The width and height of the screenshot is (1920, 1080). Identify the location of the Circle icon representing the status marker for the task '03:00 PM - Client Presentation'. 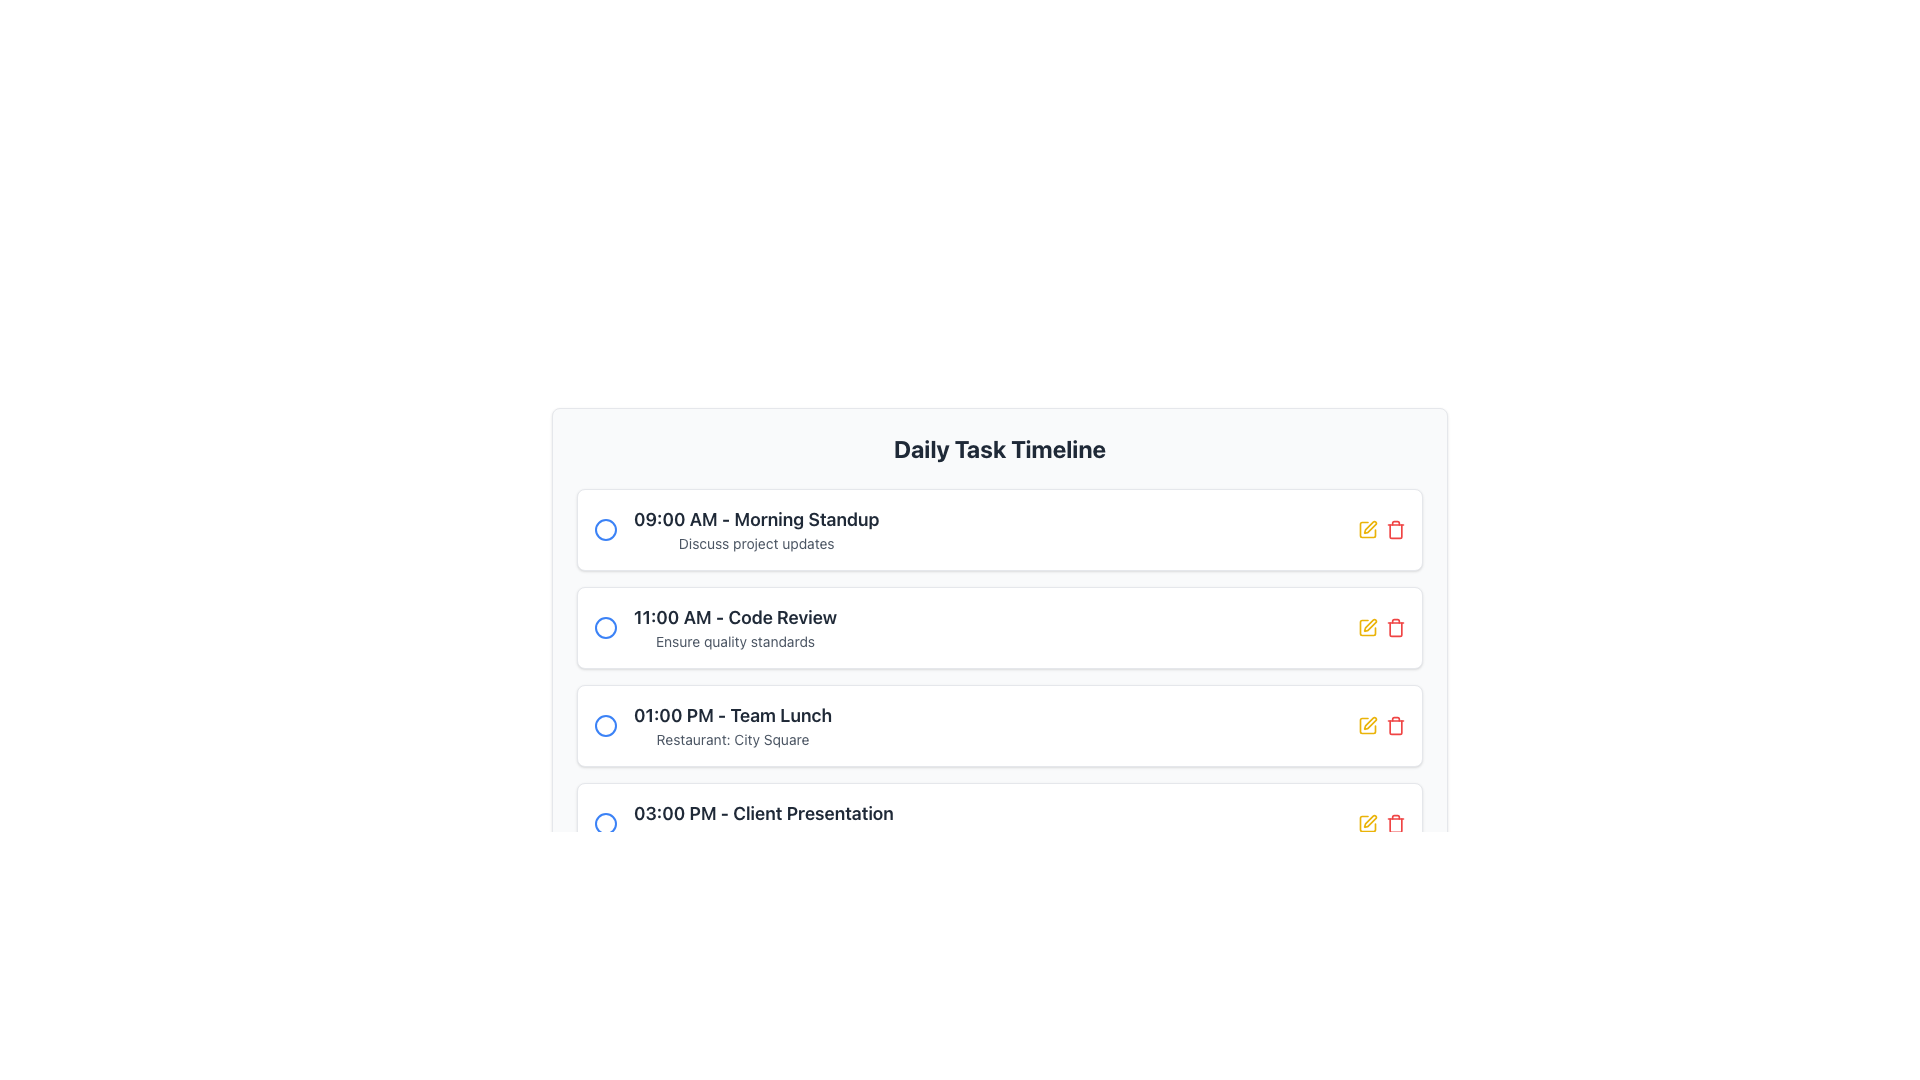
(604, 824).